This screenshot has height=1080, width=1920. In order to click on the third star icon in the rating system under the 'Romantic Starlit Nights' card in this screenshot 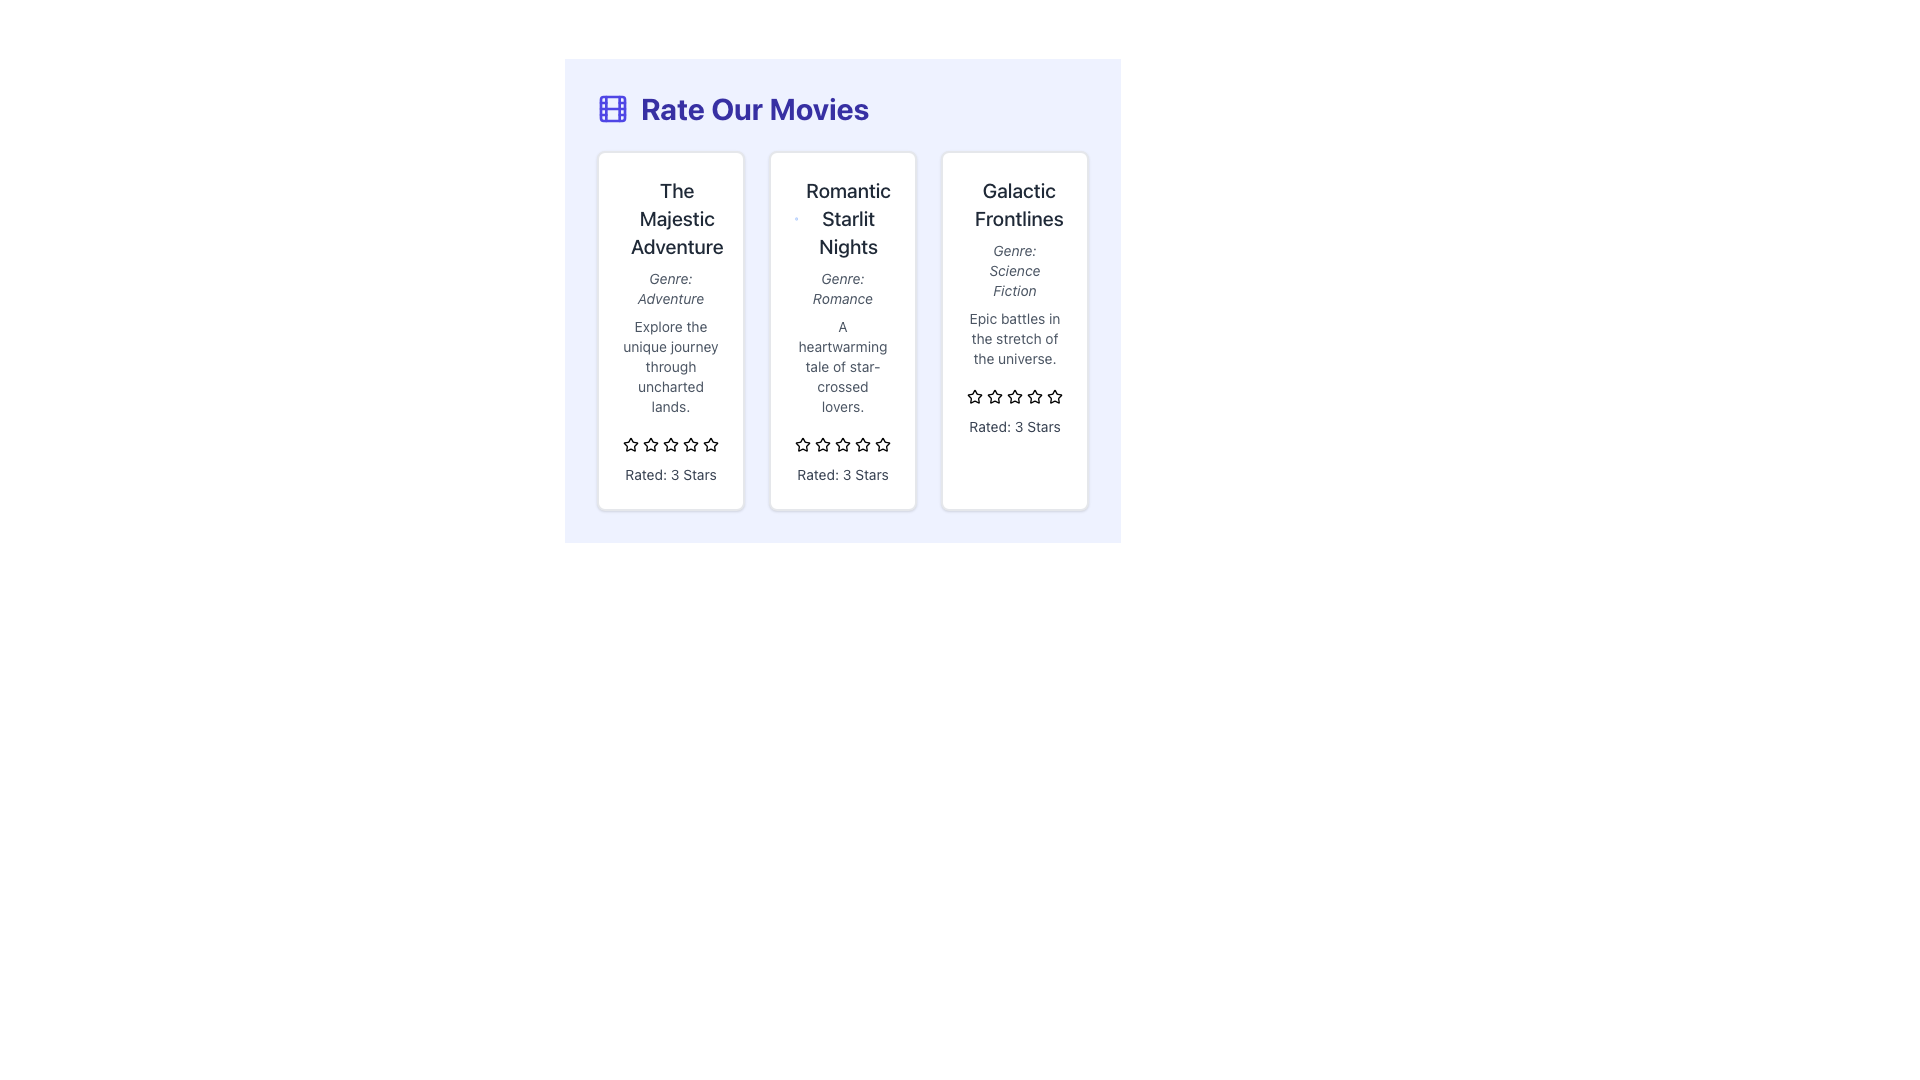, I will do `click(843, 443)`.